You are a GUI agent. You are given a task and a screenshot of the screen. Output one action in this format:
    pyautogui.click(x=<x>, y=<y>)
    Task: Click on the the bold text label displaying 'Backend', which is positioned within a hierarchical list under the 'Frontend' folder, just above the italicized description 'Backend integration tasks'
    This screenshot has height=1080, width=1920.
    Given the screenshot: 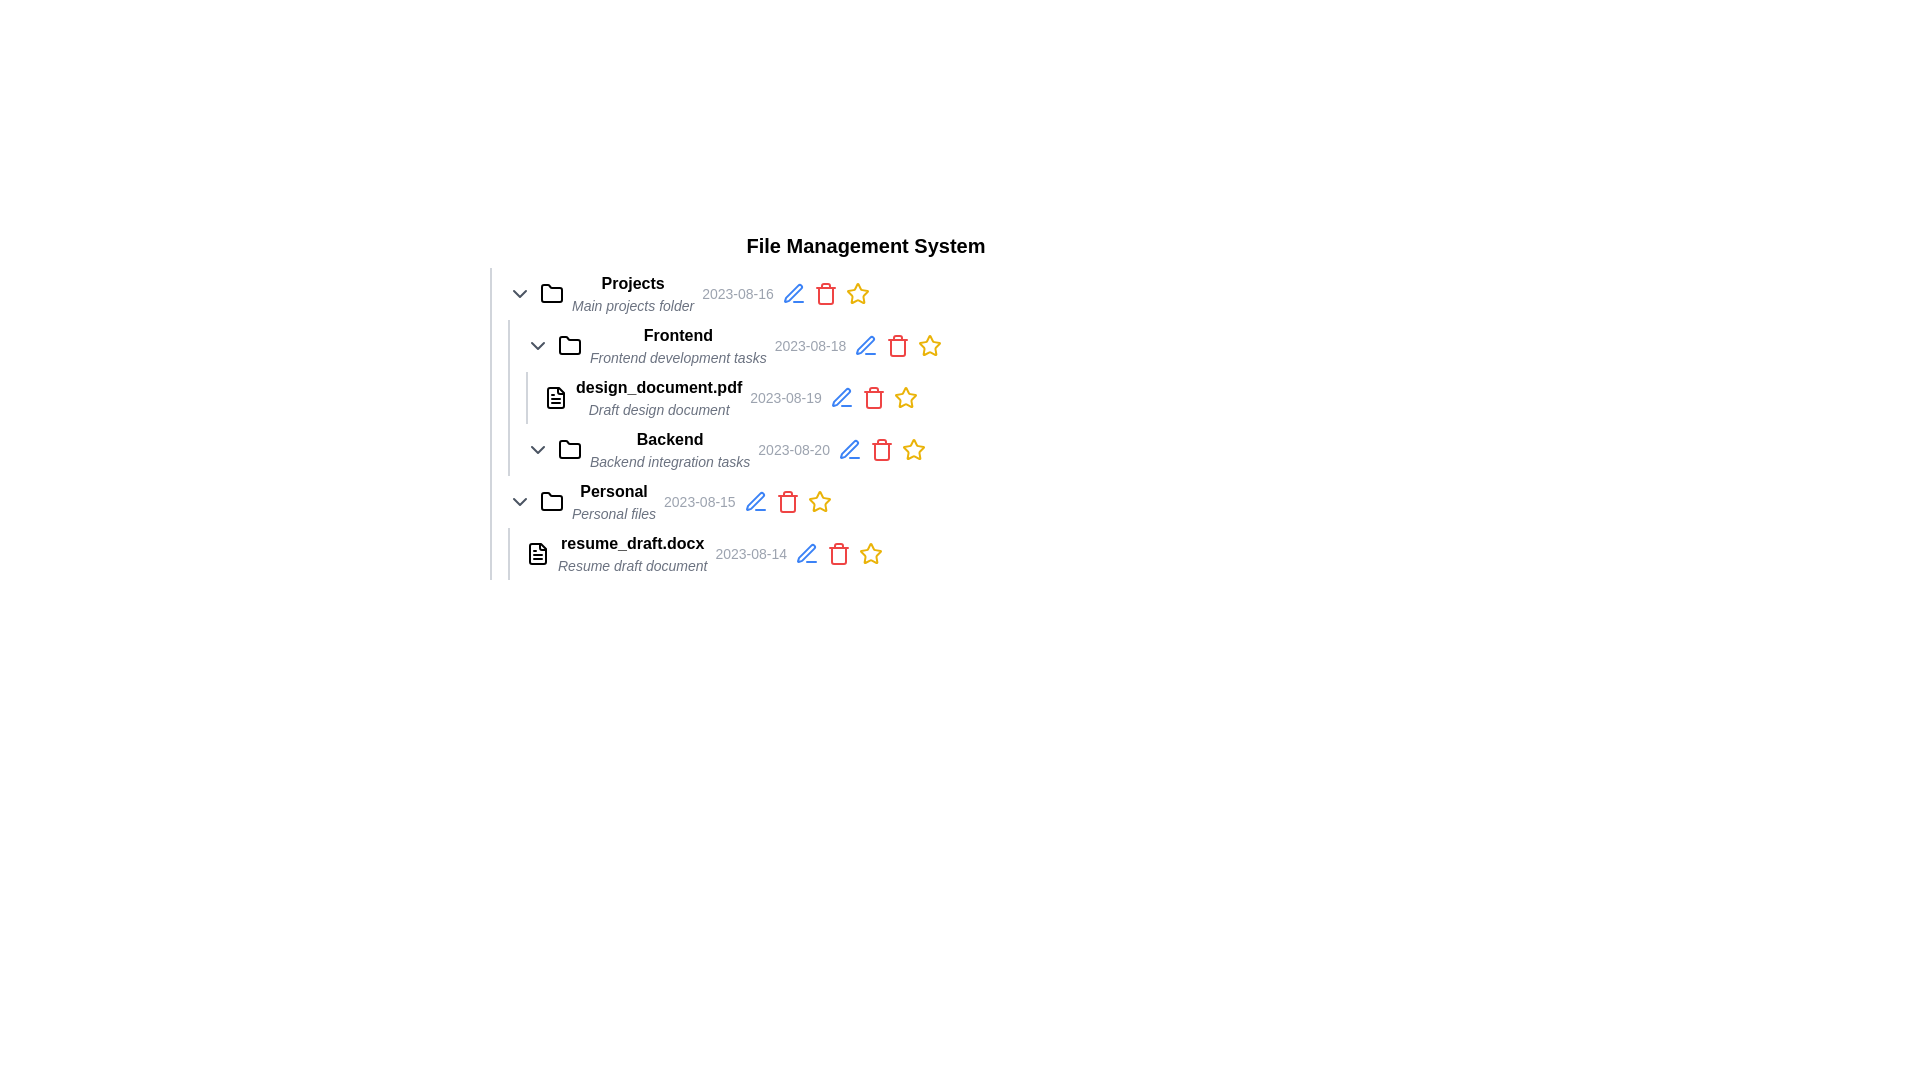 What is the action you would take?
    pyautogui.click(x=670, y=438)
    